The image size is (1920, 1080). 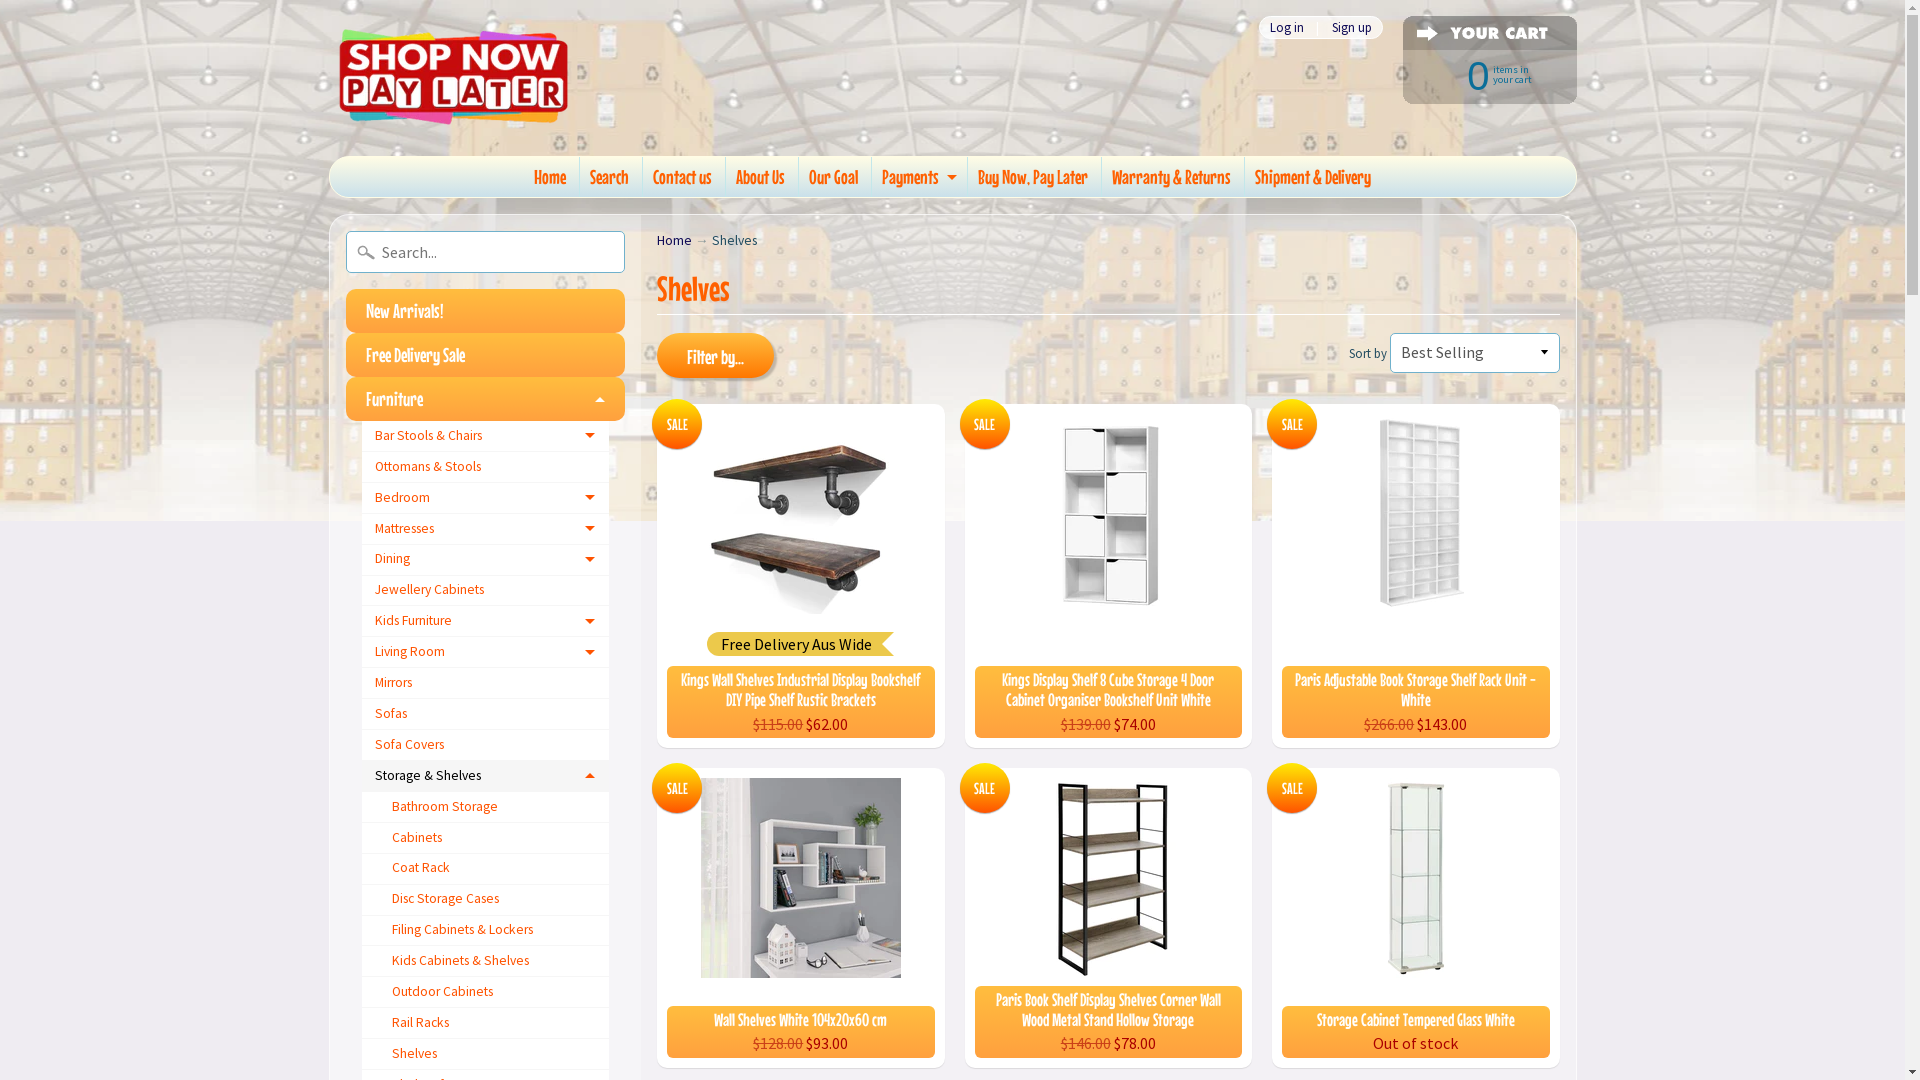 What do you see at coordinates (485, 467) in the screenshot?
I see `'Ottomans & Stools'` at bounding box center [485, 467].